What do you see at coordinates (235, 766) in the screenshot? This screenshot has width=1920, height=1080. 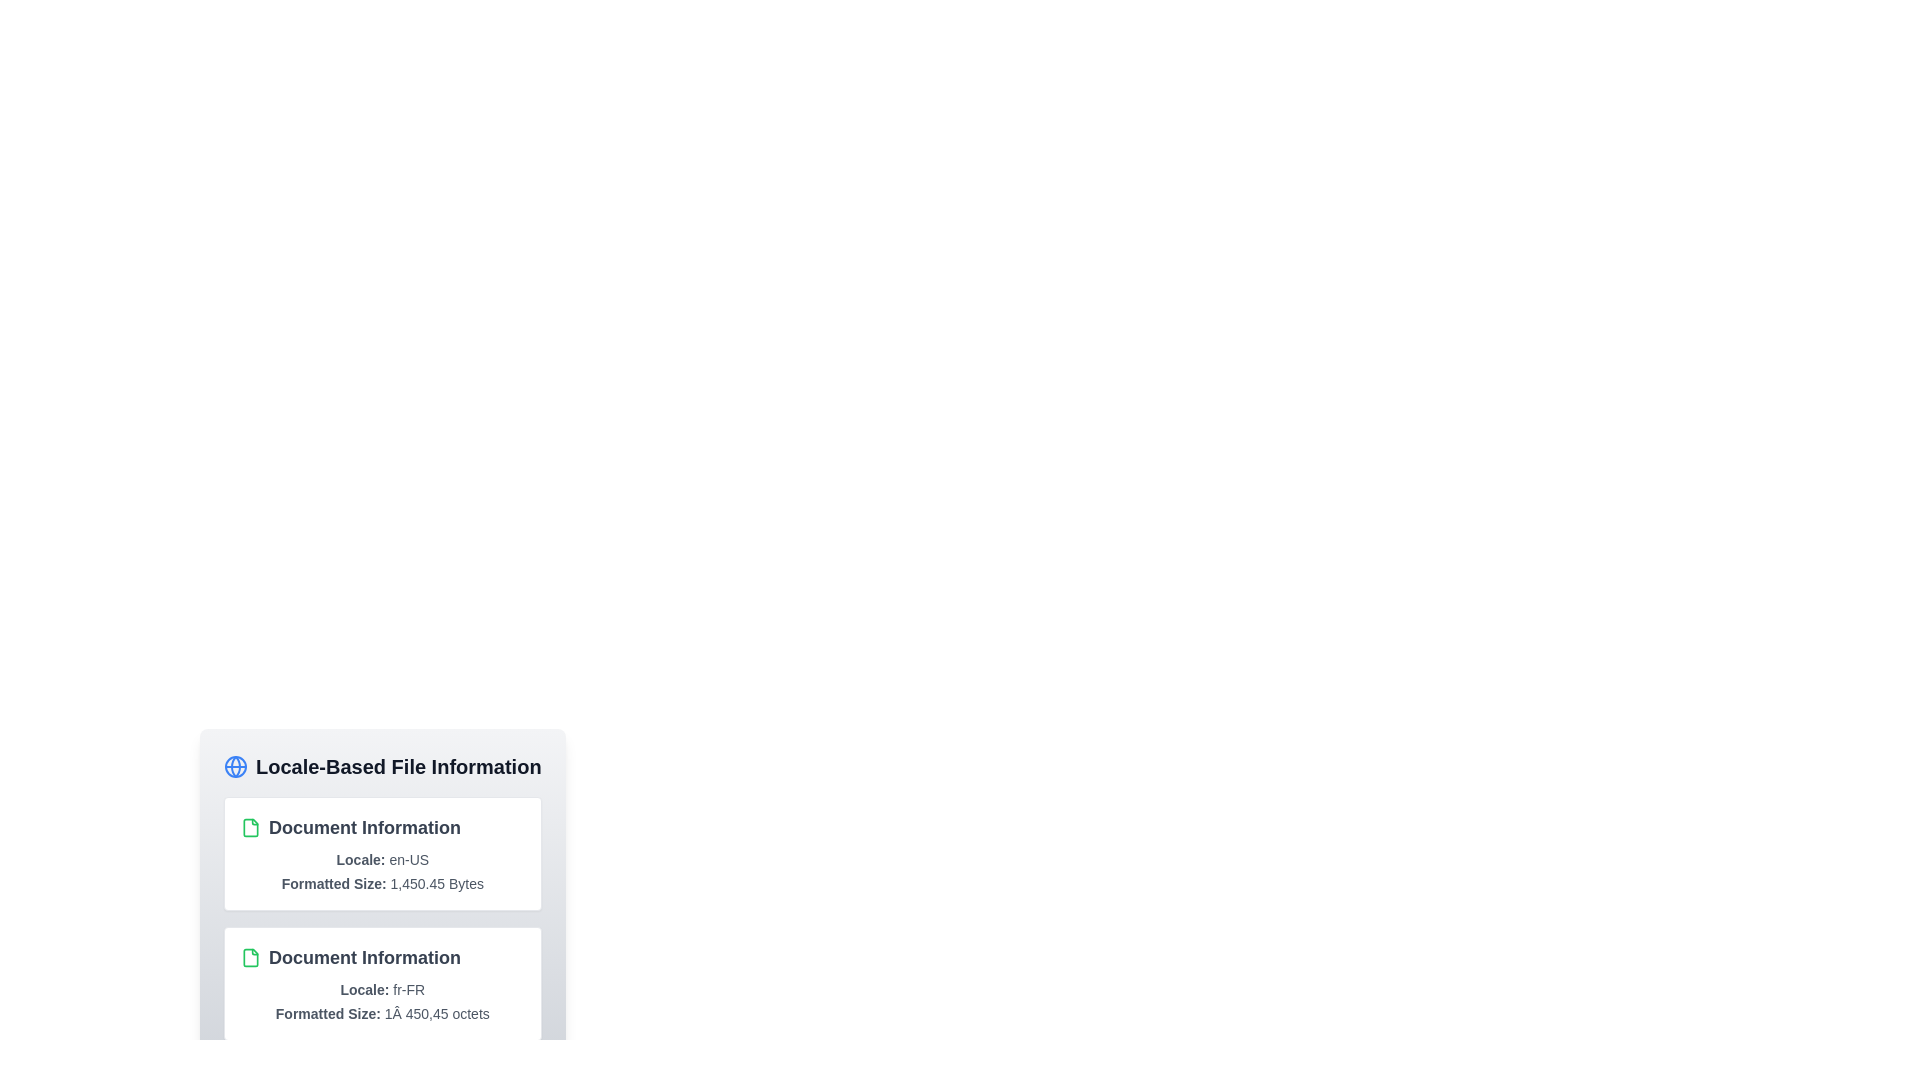 I see `the blue circular SVG shape located centrally inside the globe icon, which is positioned to the left of the 'Locale-Based File Information' label` at bounding box center [235, 766].